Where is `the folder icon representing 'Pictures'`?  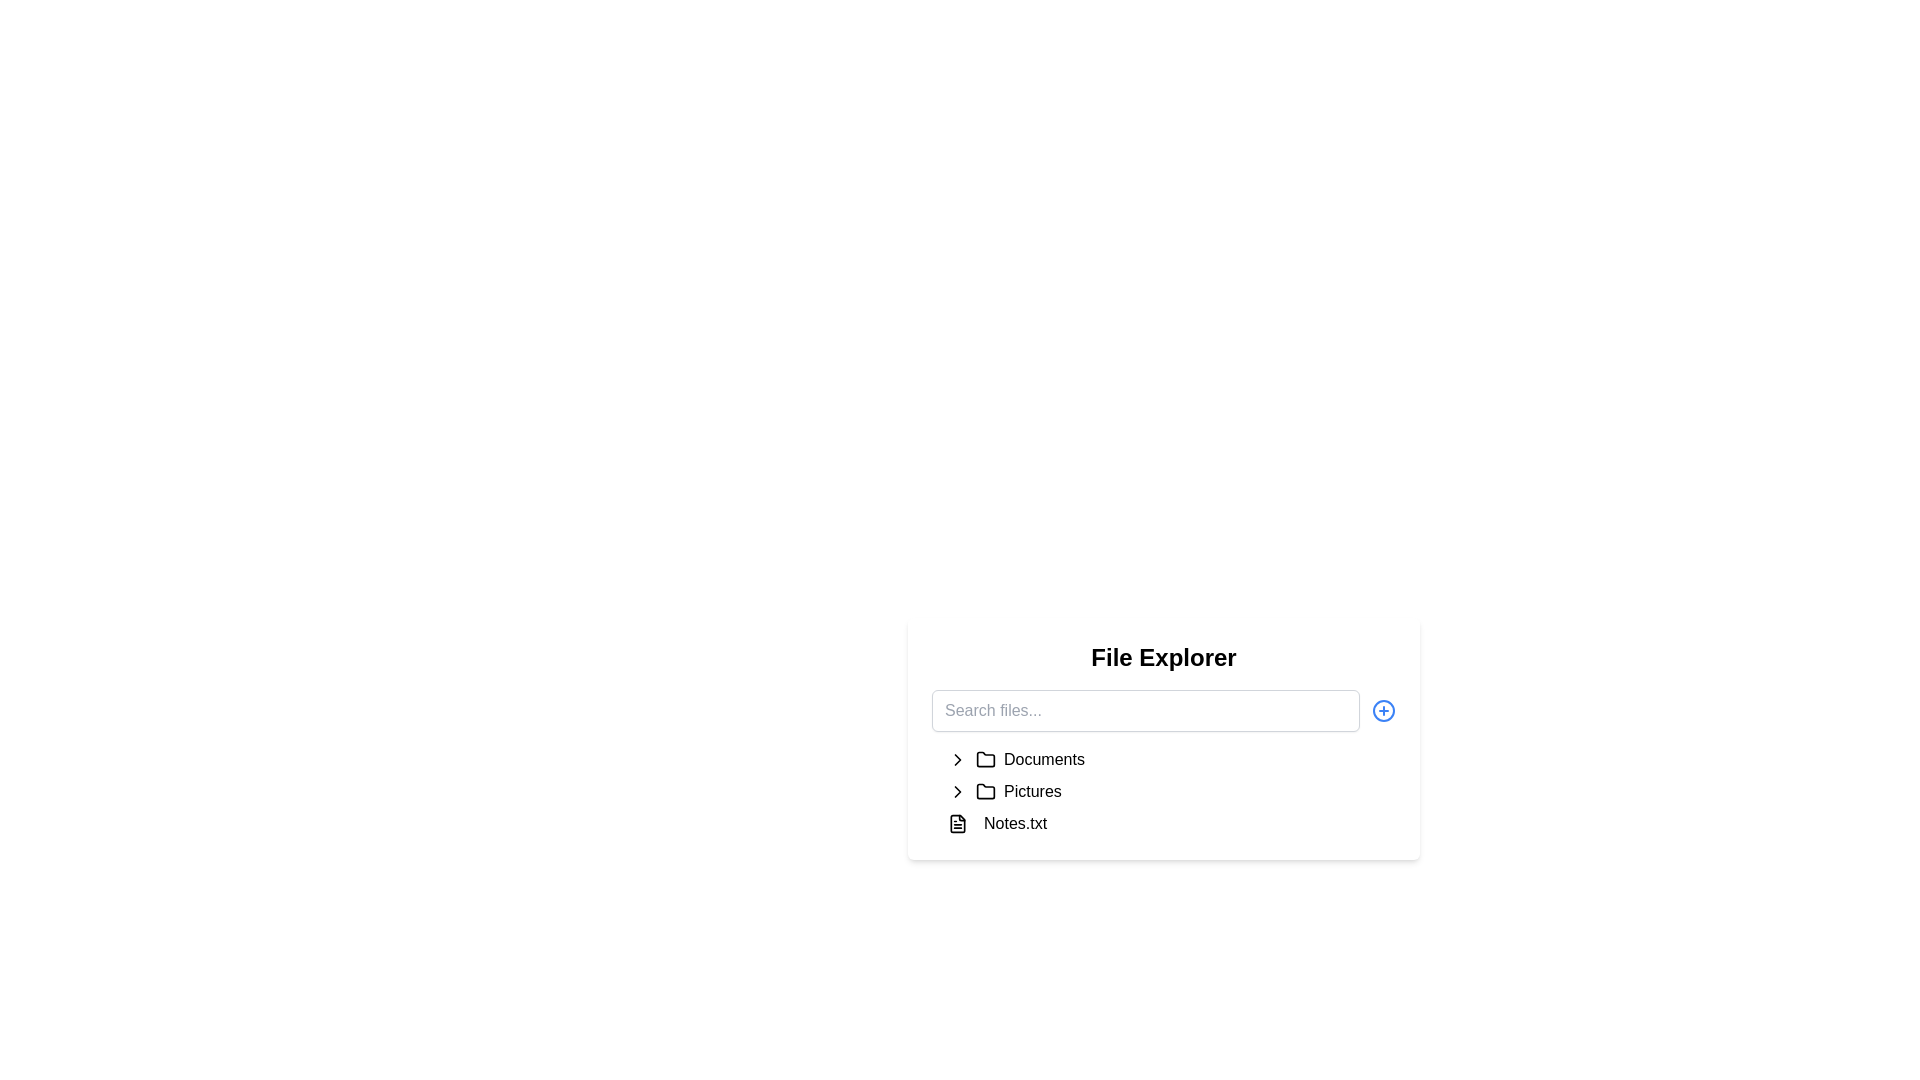
the folder icon representing 'Pictures' is located at coordinates (985, 790).